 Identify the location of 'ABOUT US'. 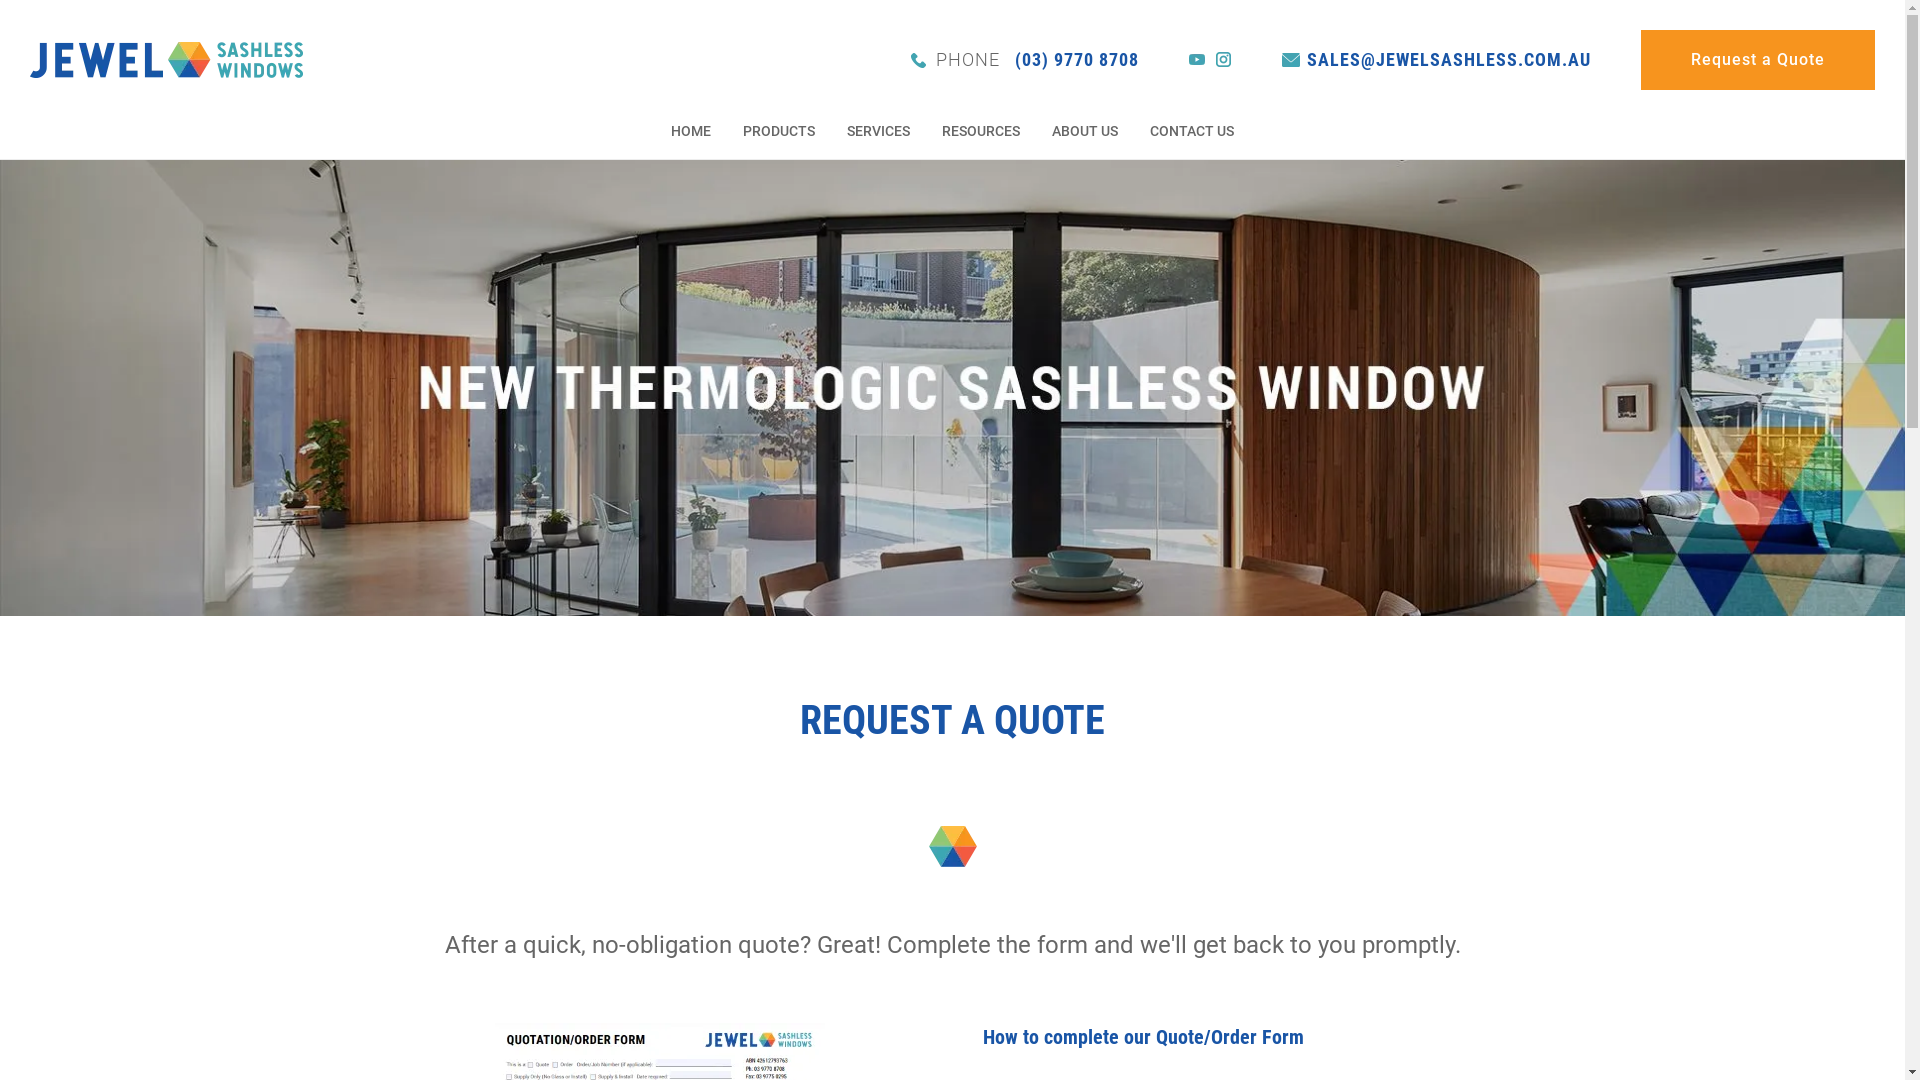
(1083, 132).